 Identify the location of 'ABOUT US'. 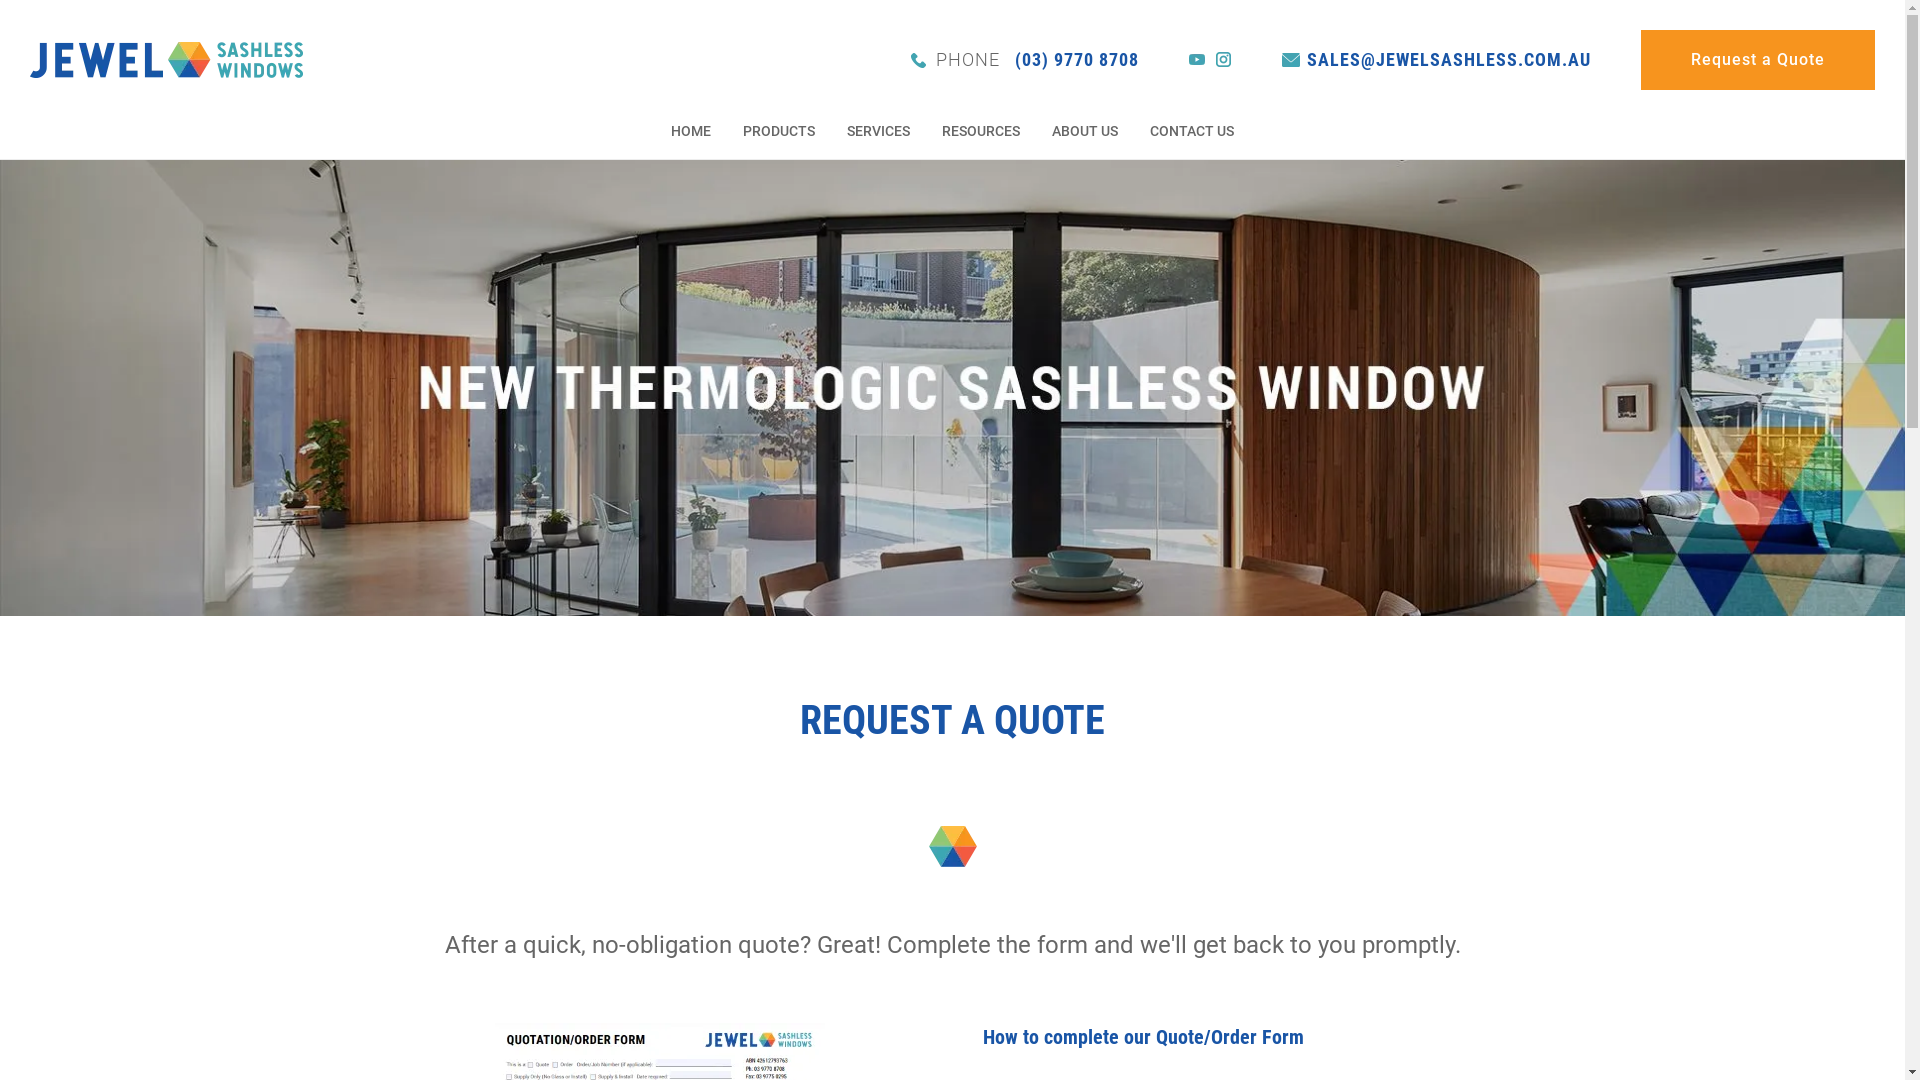
(1083, 132).